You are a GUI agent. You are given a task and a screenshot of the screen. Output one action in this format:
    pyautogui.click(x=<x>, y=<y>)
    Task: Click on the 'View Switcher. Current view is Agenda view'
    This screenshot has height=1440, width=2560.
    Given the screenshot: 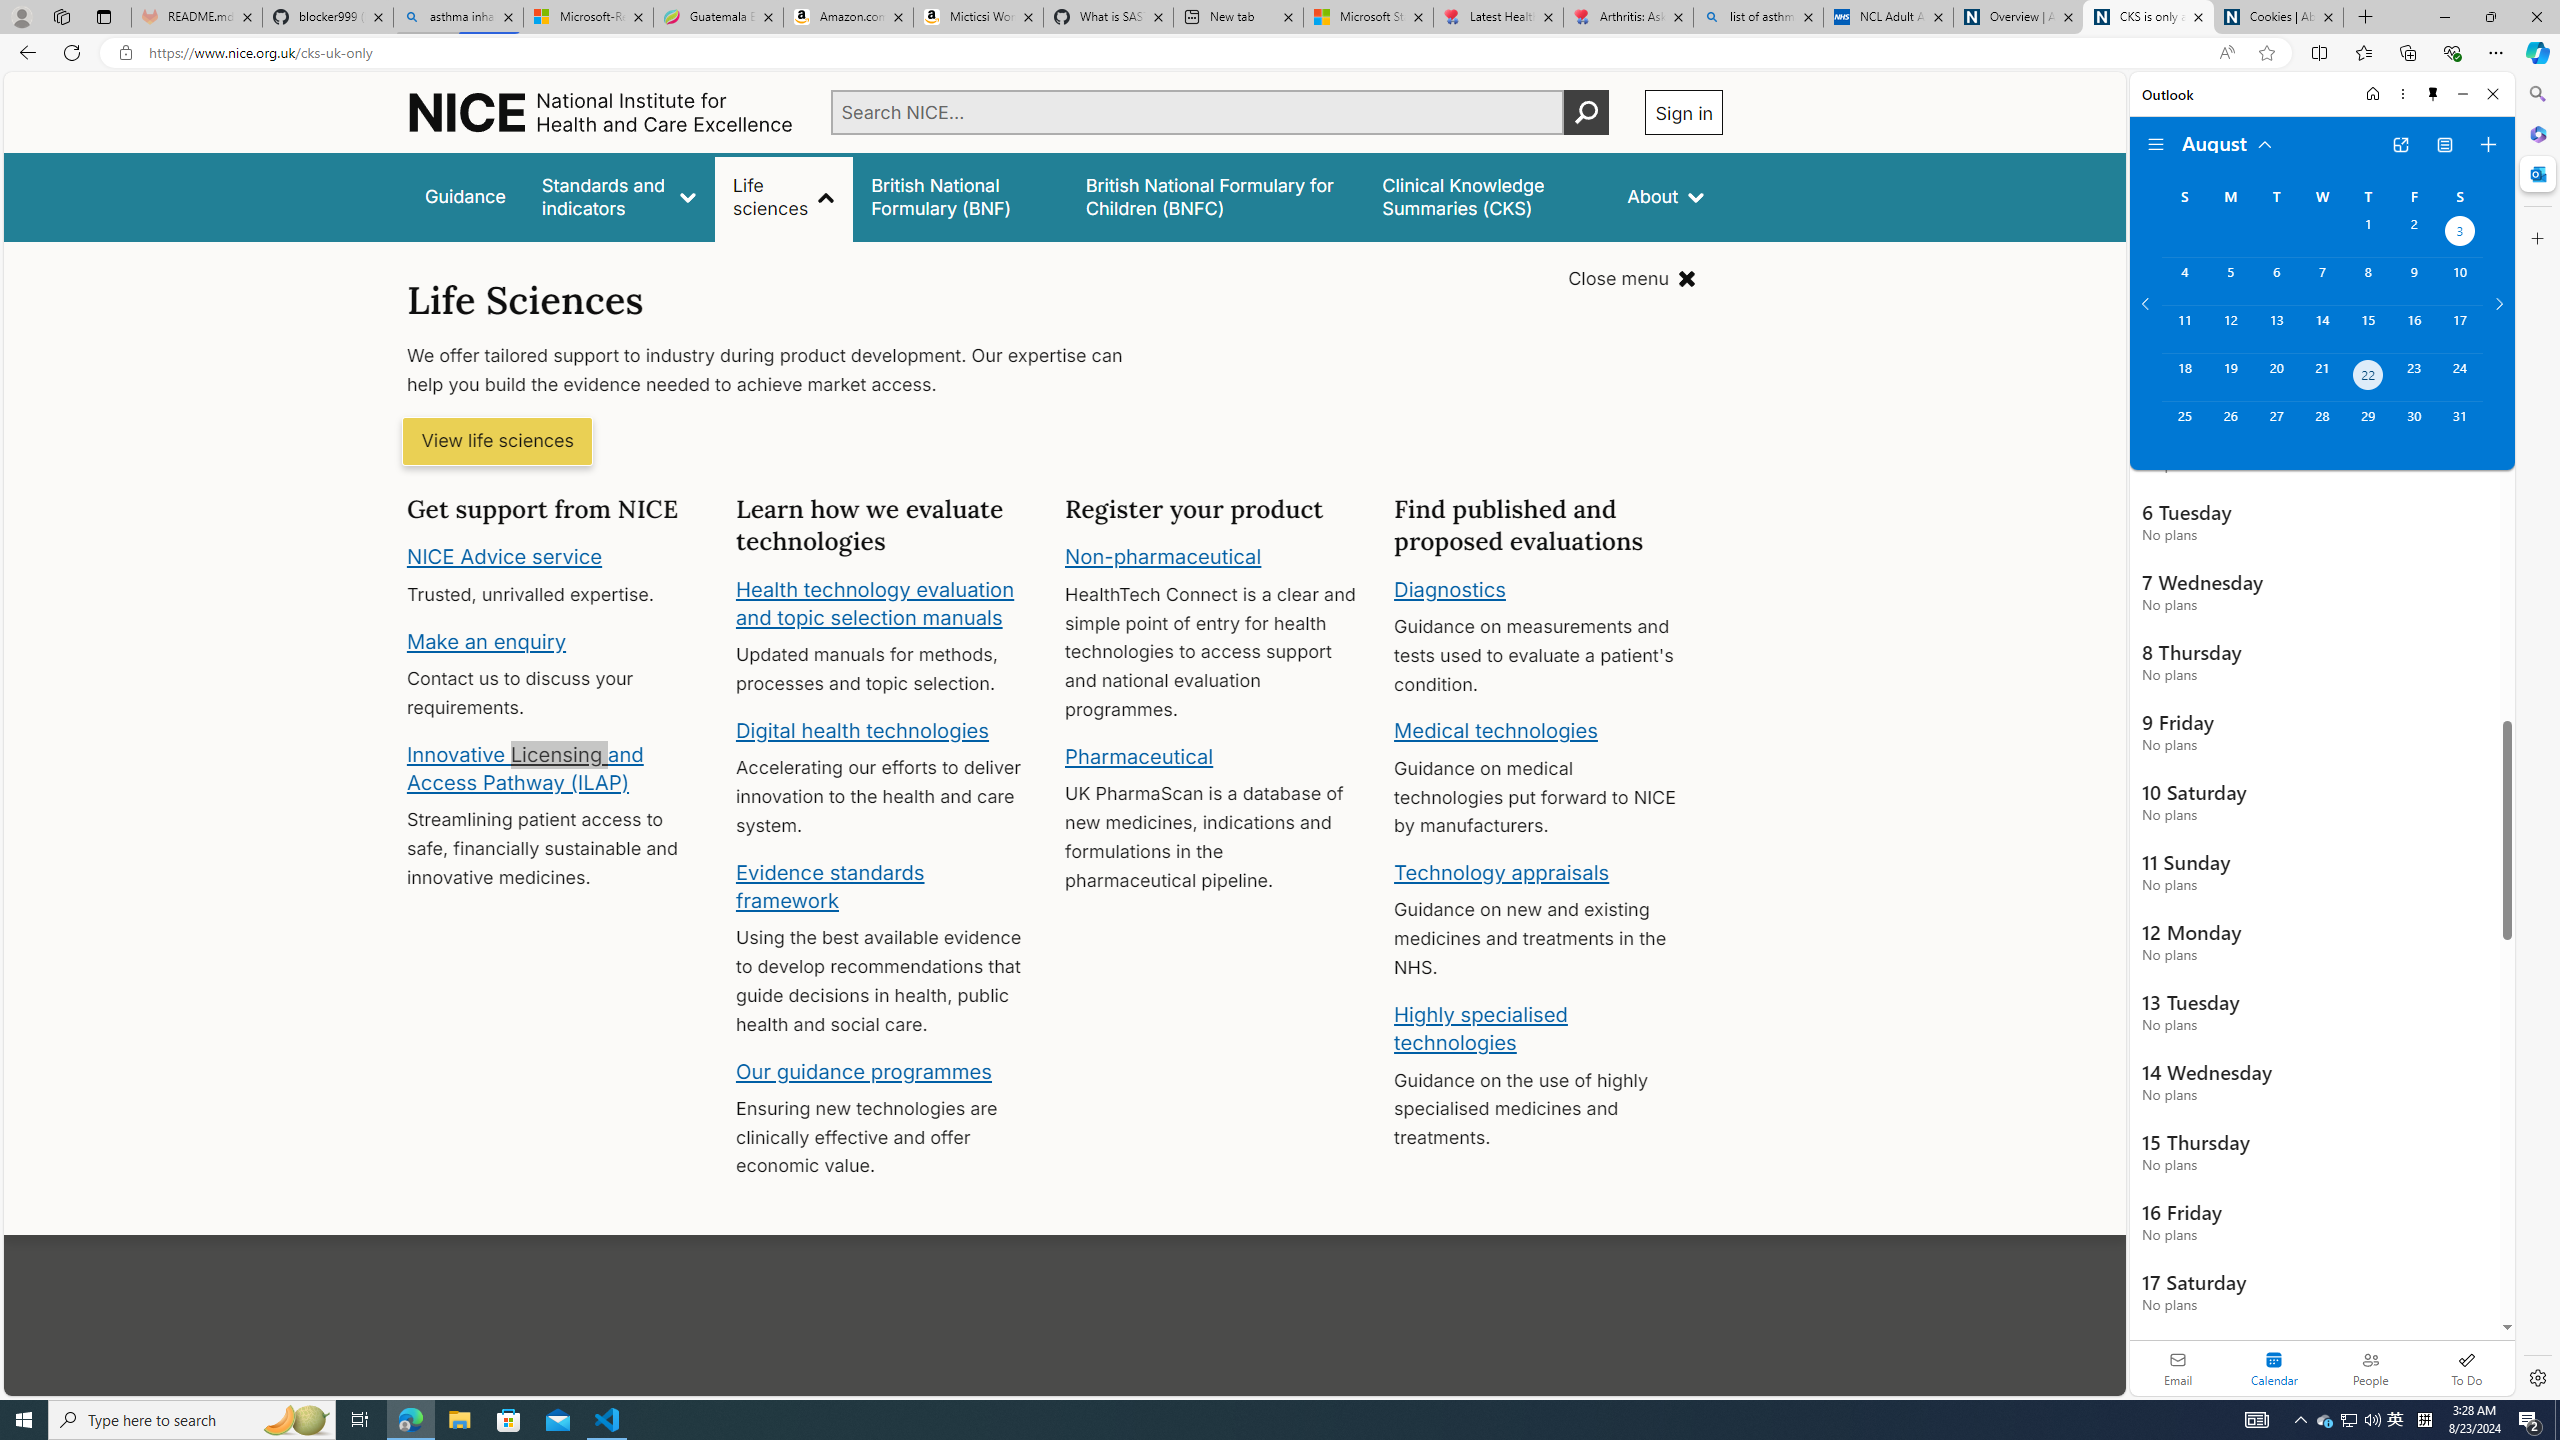 What is the action you would take?
    pyautogui.click(x=2443, y=145)
    